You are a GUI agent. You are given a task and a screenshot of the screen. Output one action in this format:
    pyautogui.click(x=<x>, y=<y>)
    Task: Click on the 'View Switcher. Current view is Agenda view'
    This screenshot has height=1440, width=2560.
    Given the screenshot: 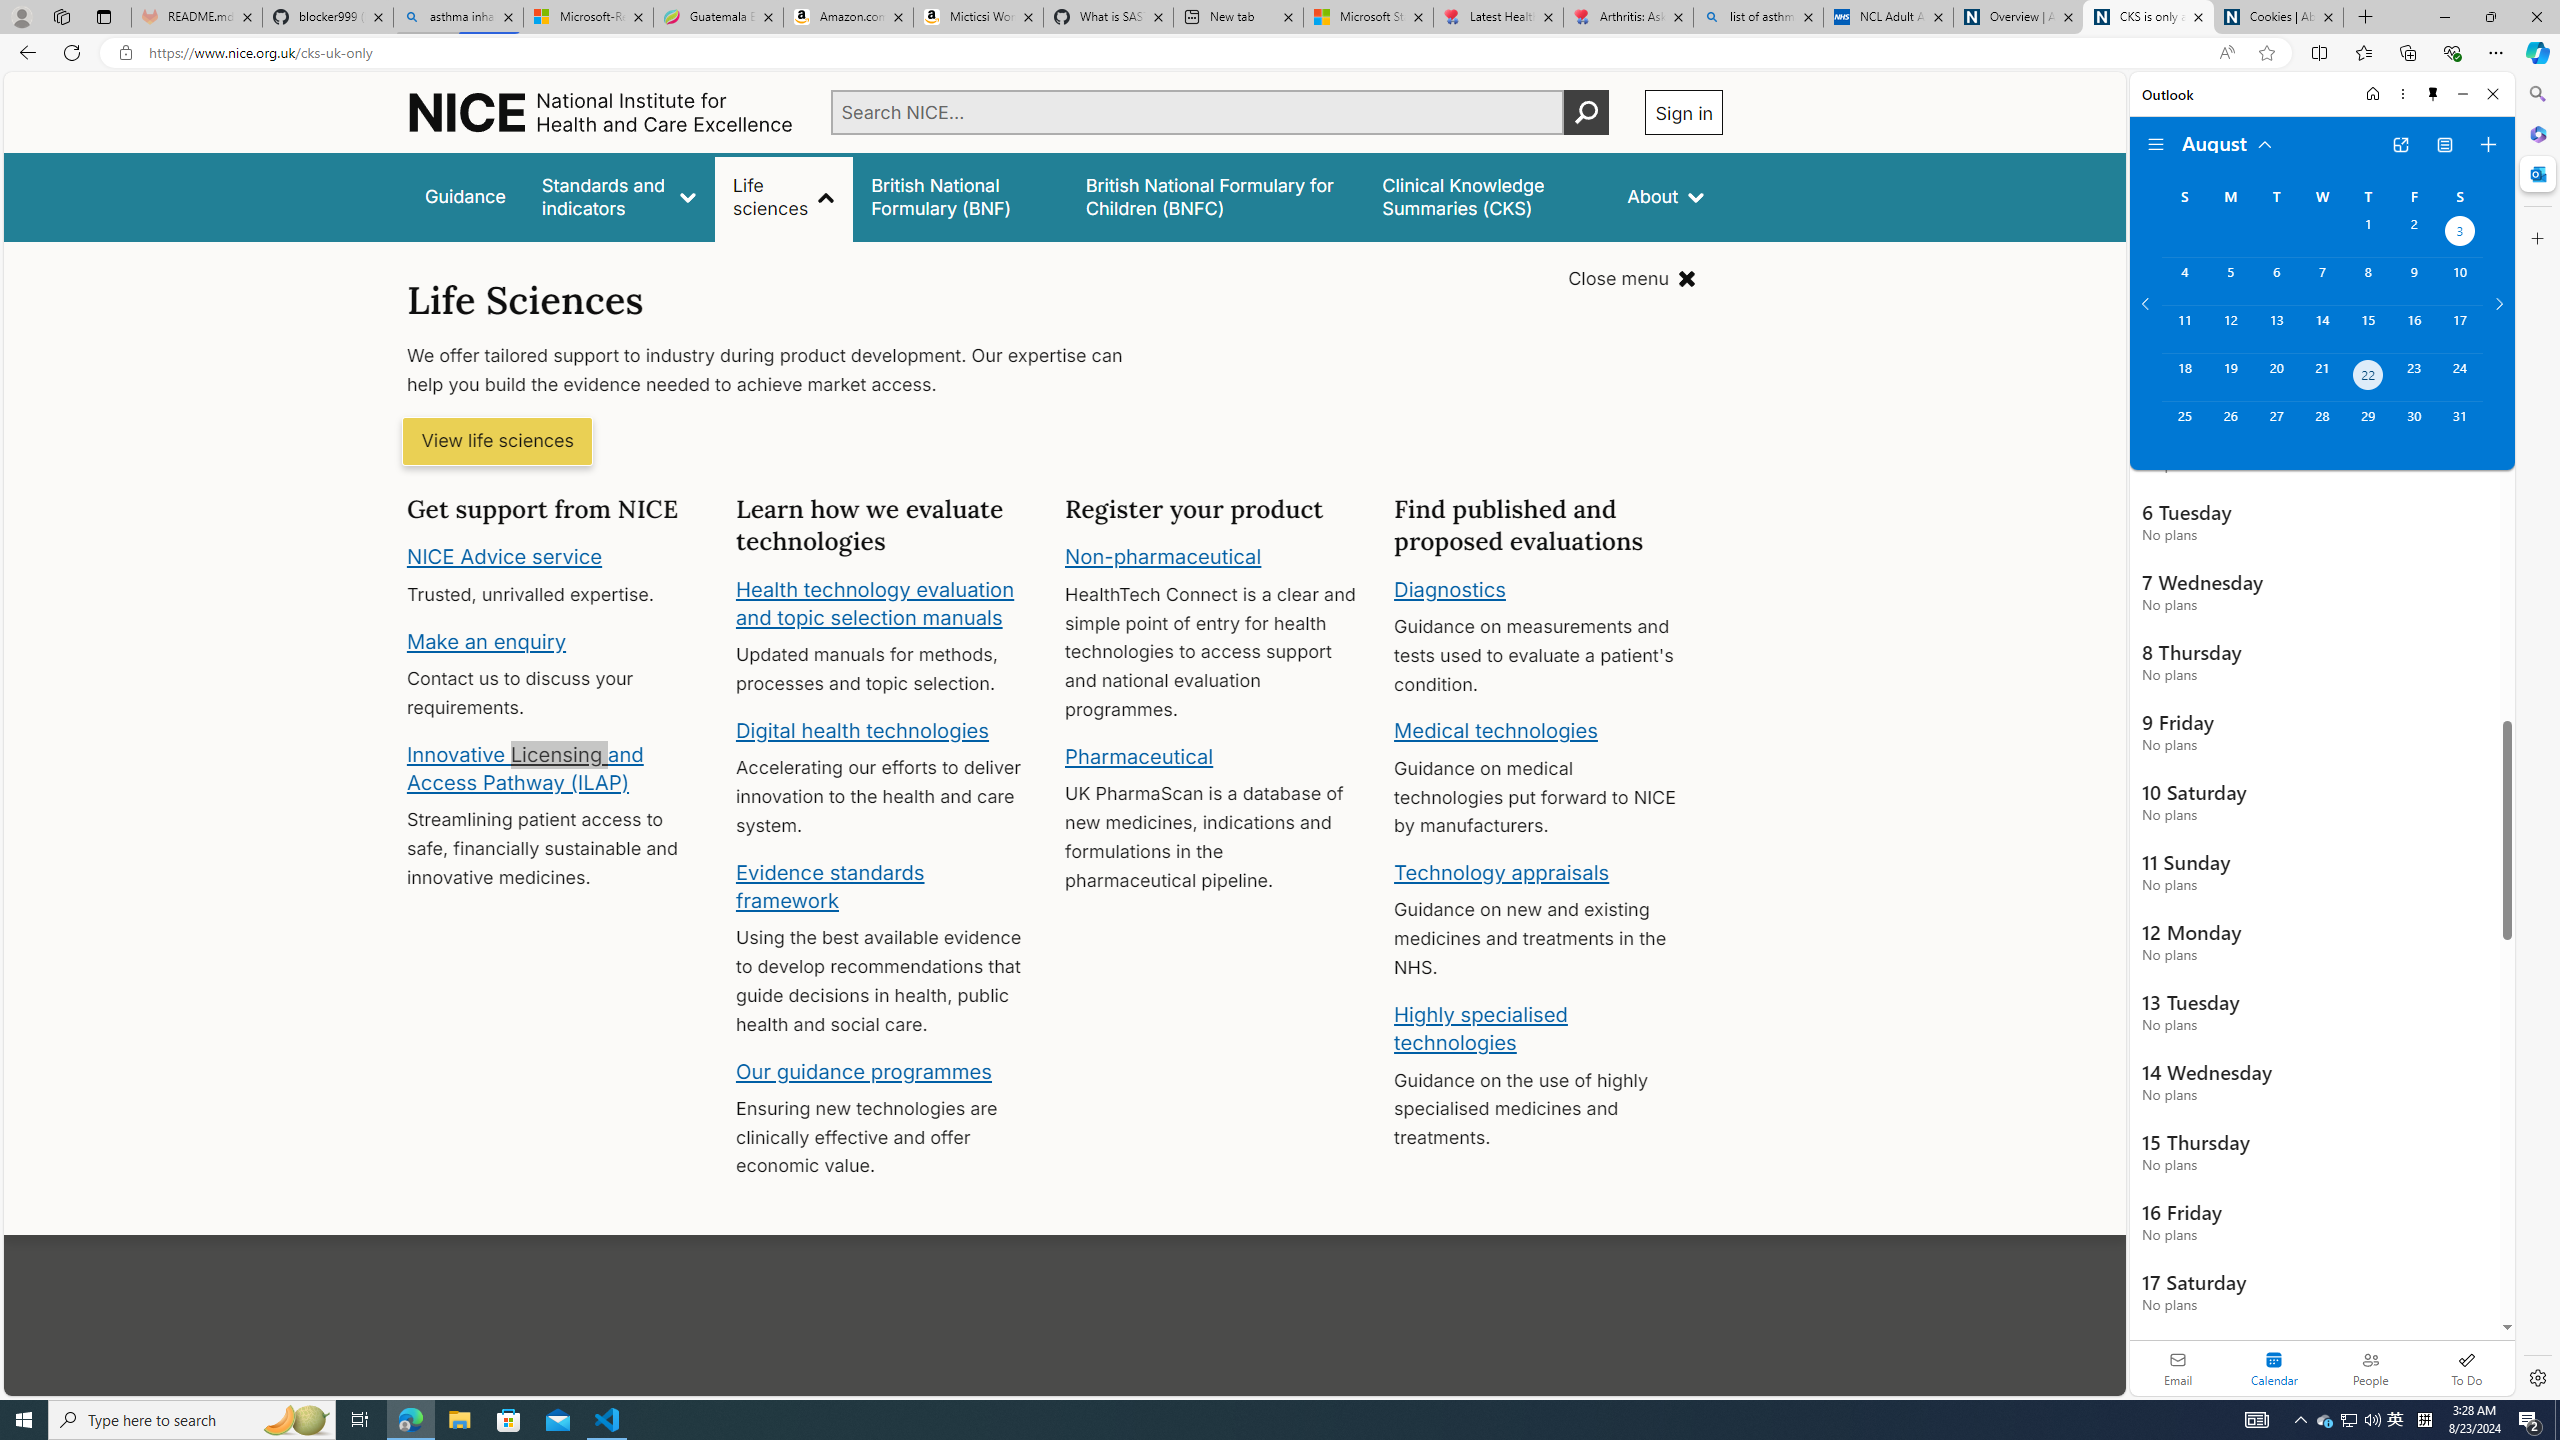 What is the action you would take?
    pyautogui.click(x=2443, y=145)
    